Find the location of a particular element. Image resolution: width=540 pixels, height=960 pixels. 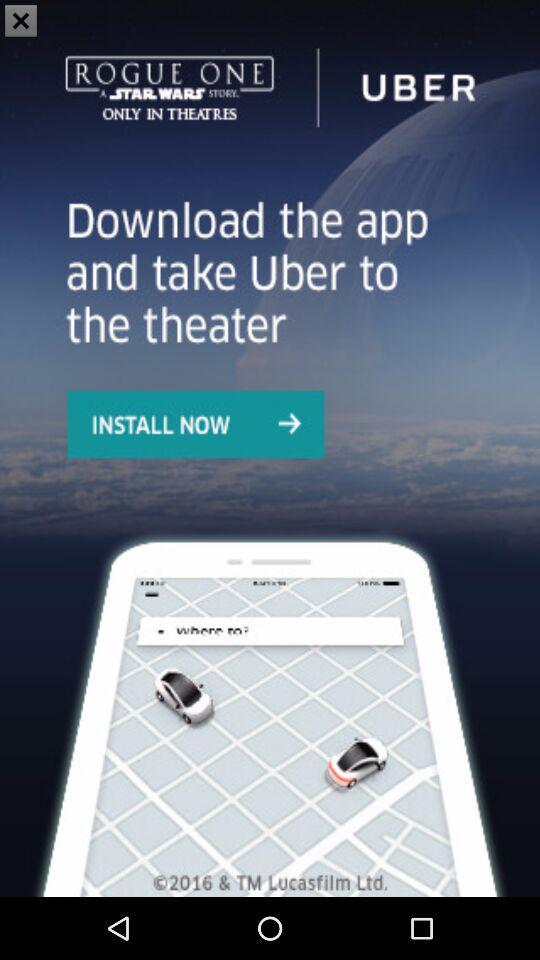

the close icon is located at coordinates (20, 21).